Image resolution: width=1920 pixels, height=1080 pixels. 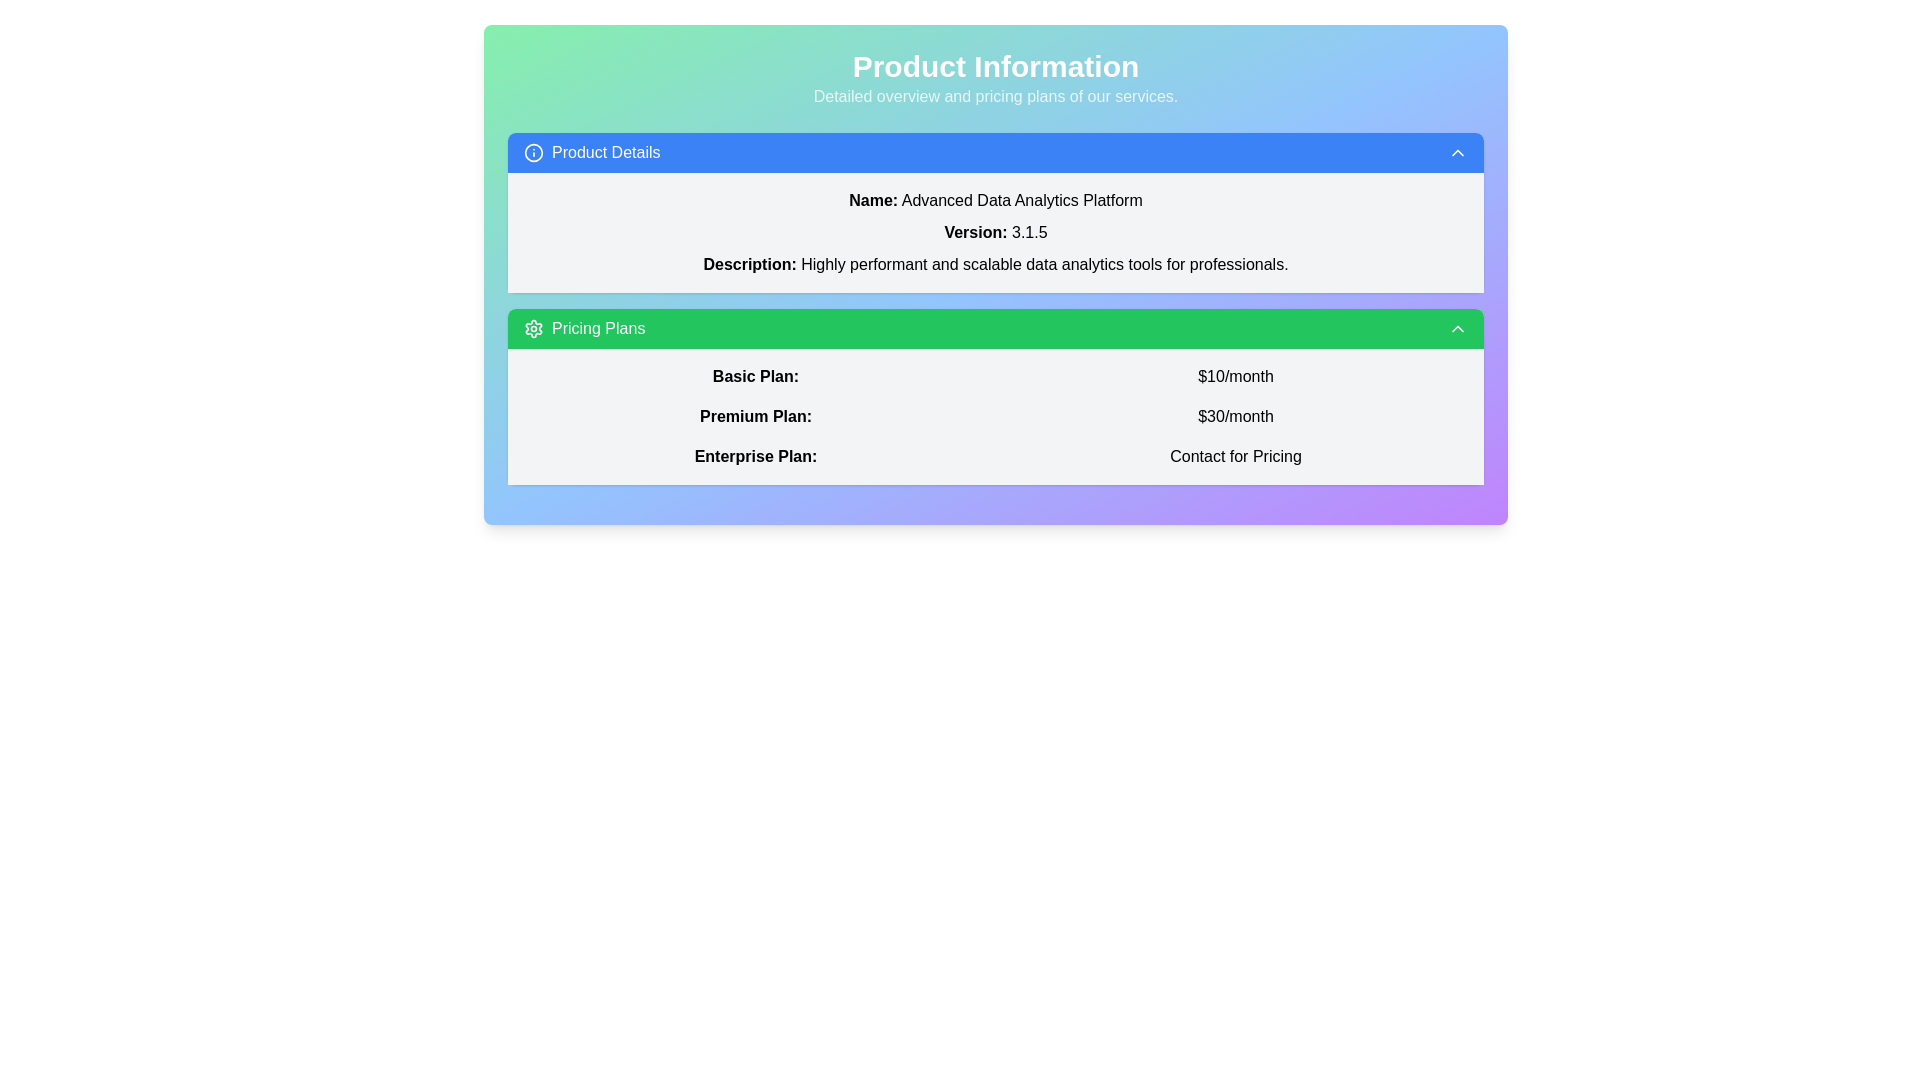 I want to click on the text label in the 'Product Details' section that defines the overview of the product, so click(x=749, y=263).